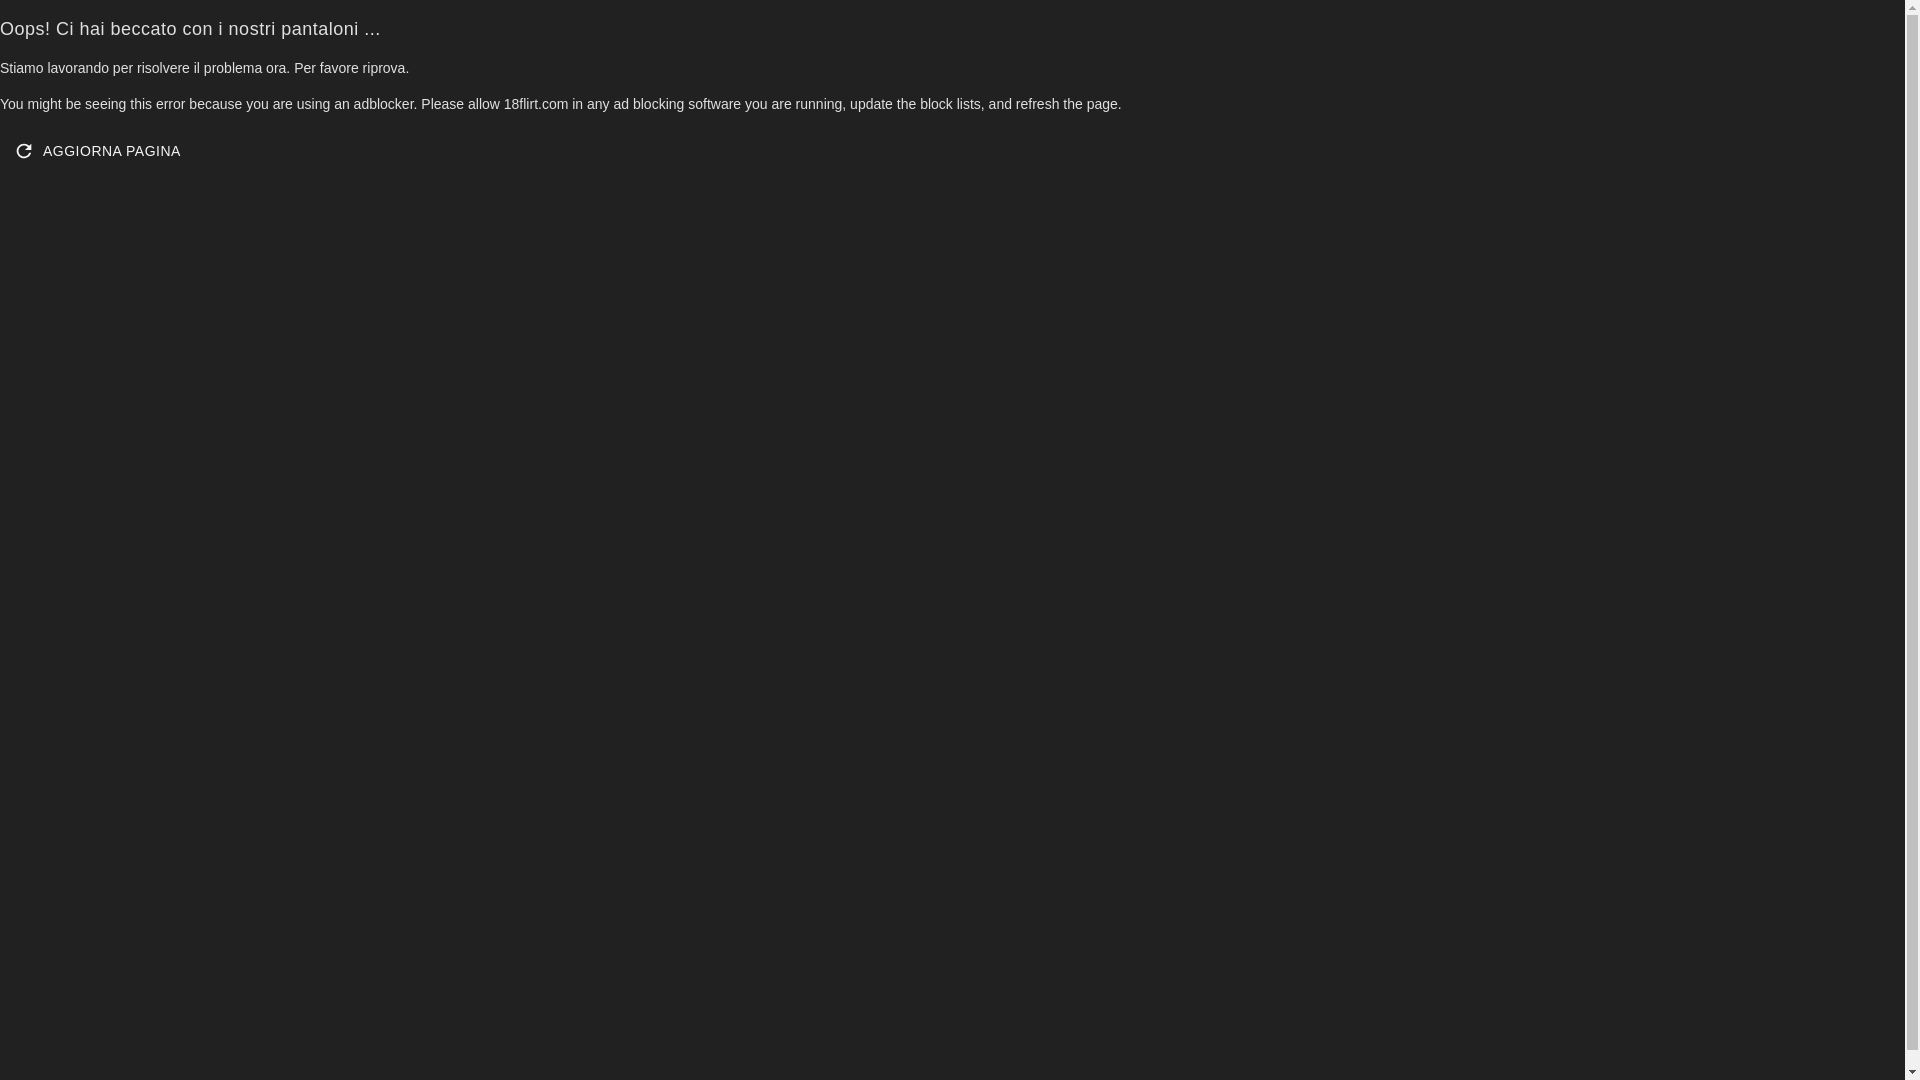  I want to click on 'AGGIORNA PAGINA', so click(98, 149).